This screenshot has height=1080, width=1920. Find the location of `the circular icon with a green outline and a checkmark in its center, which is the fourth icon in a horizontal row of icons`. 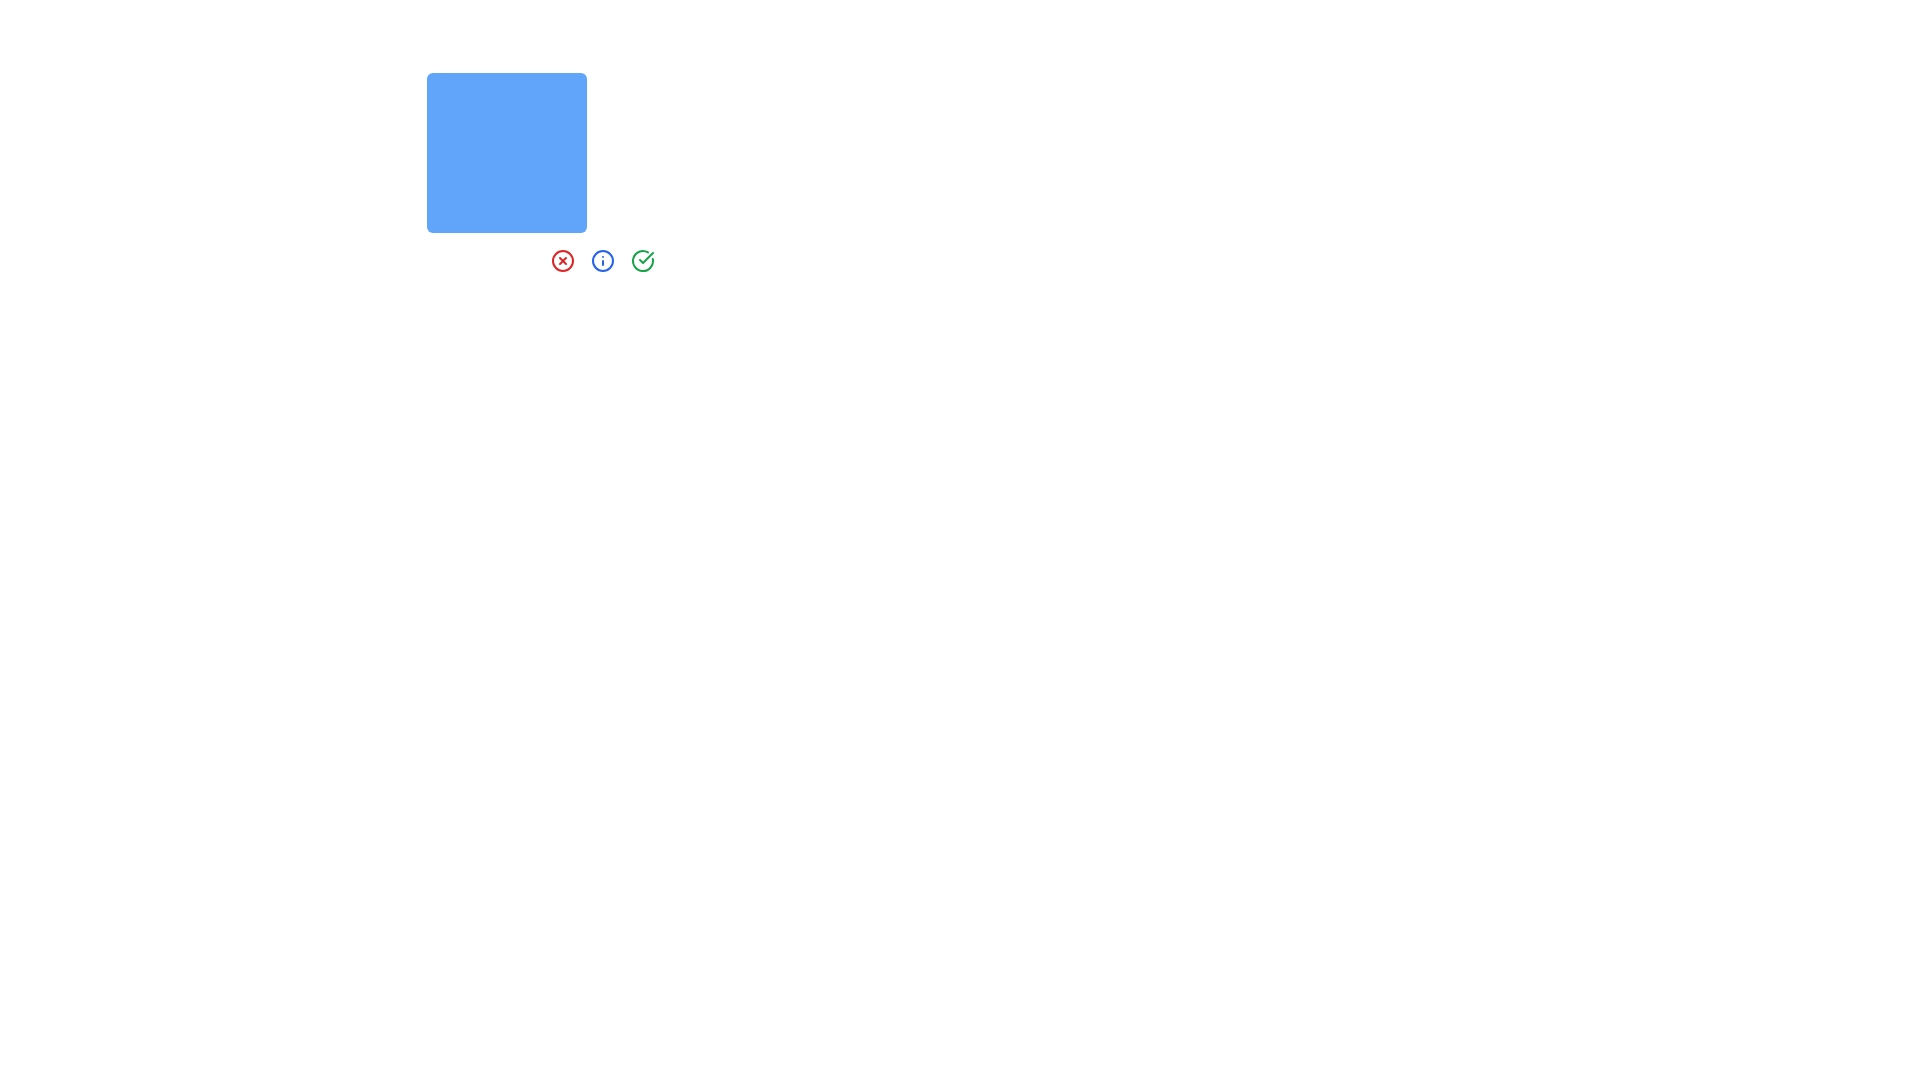

the circular icon with a green outline and a checkmark in its center, which is the fourth icon in a horizontal row of icons is located at coordinates (643, 260).